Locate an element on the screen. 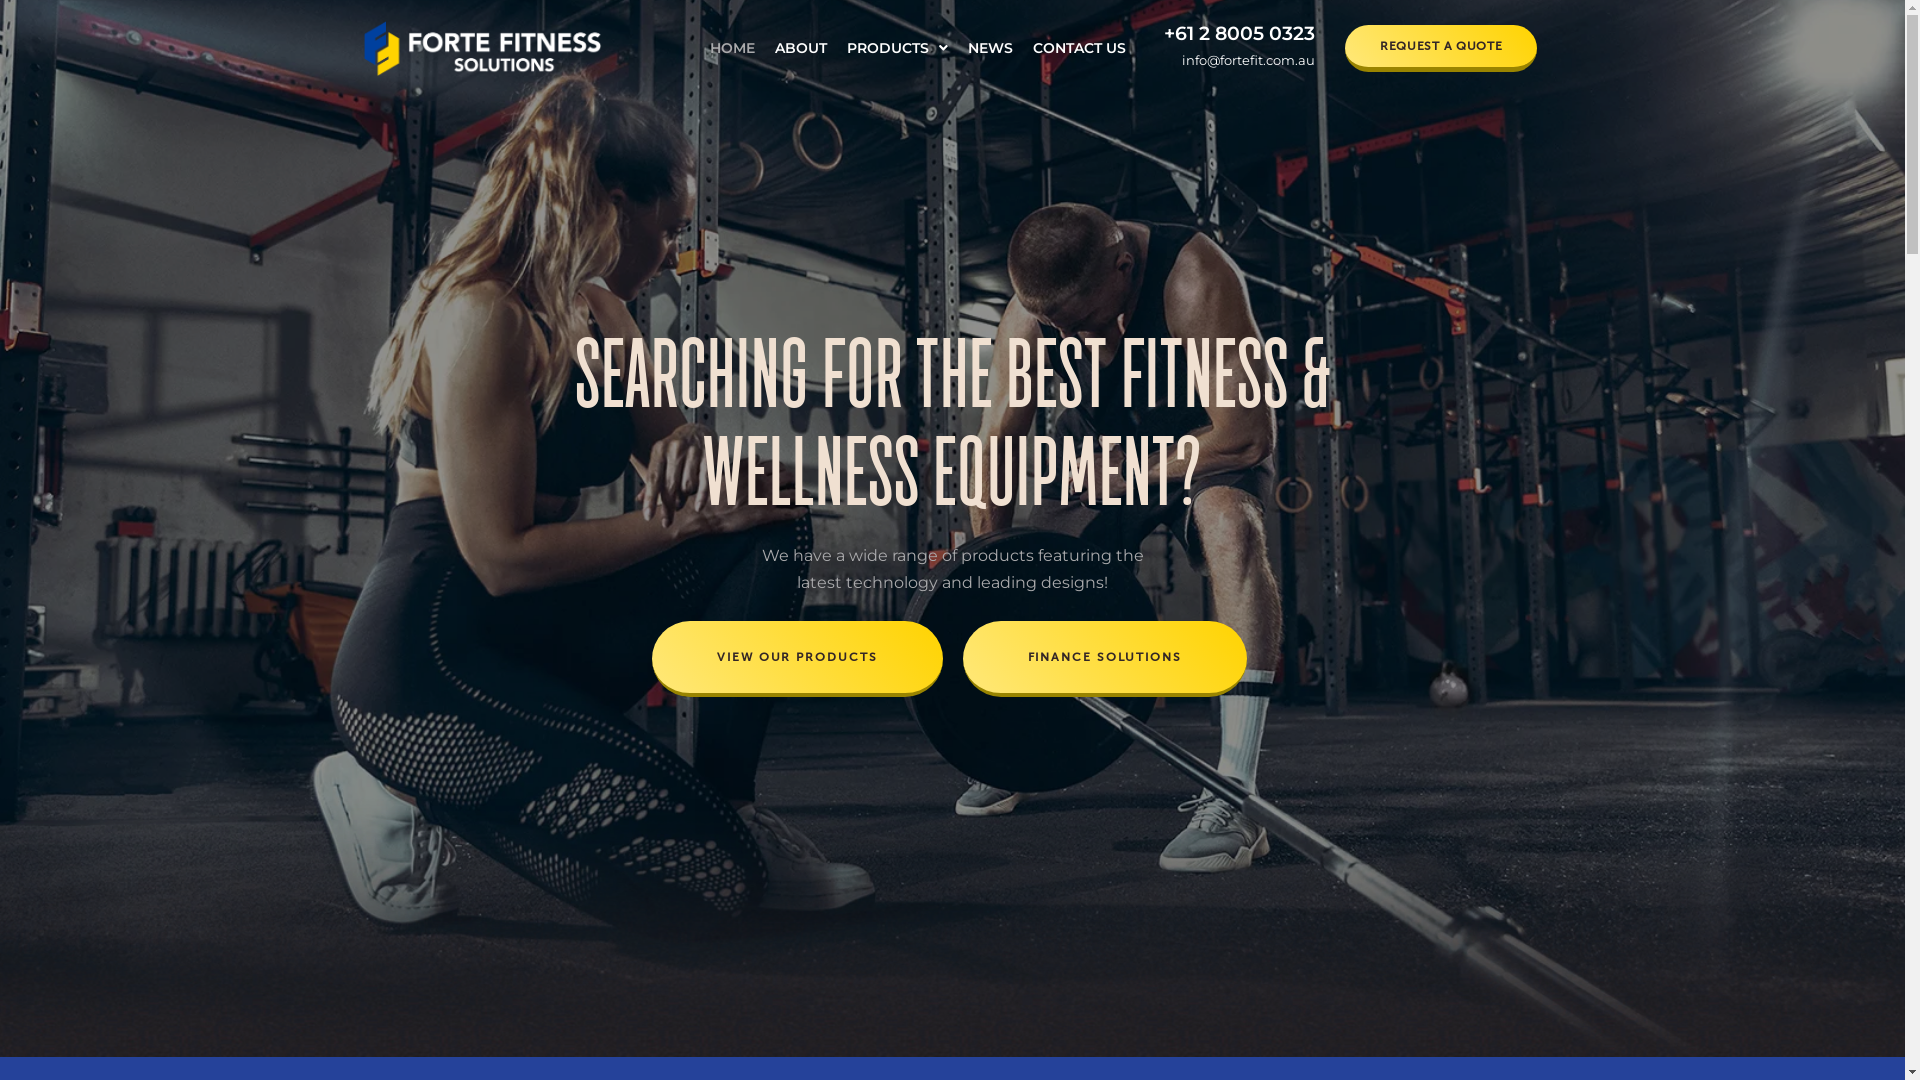  'REQUEST A QUOTE' is located at coordinates (1344, 47).